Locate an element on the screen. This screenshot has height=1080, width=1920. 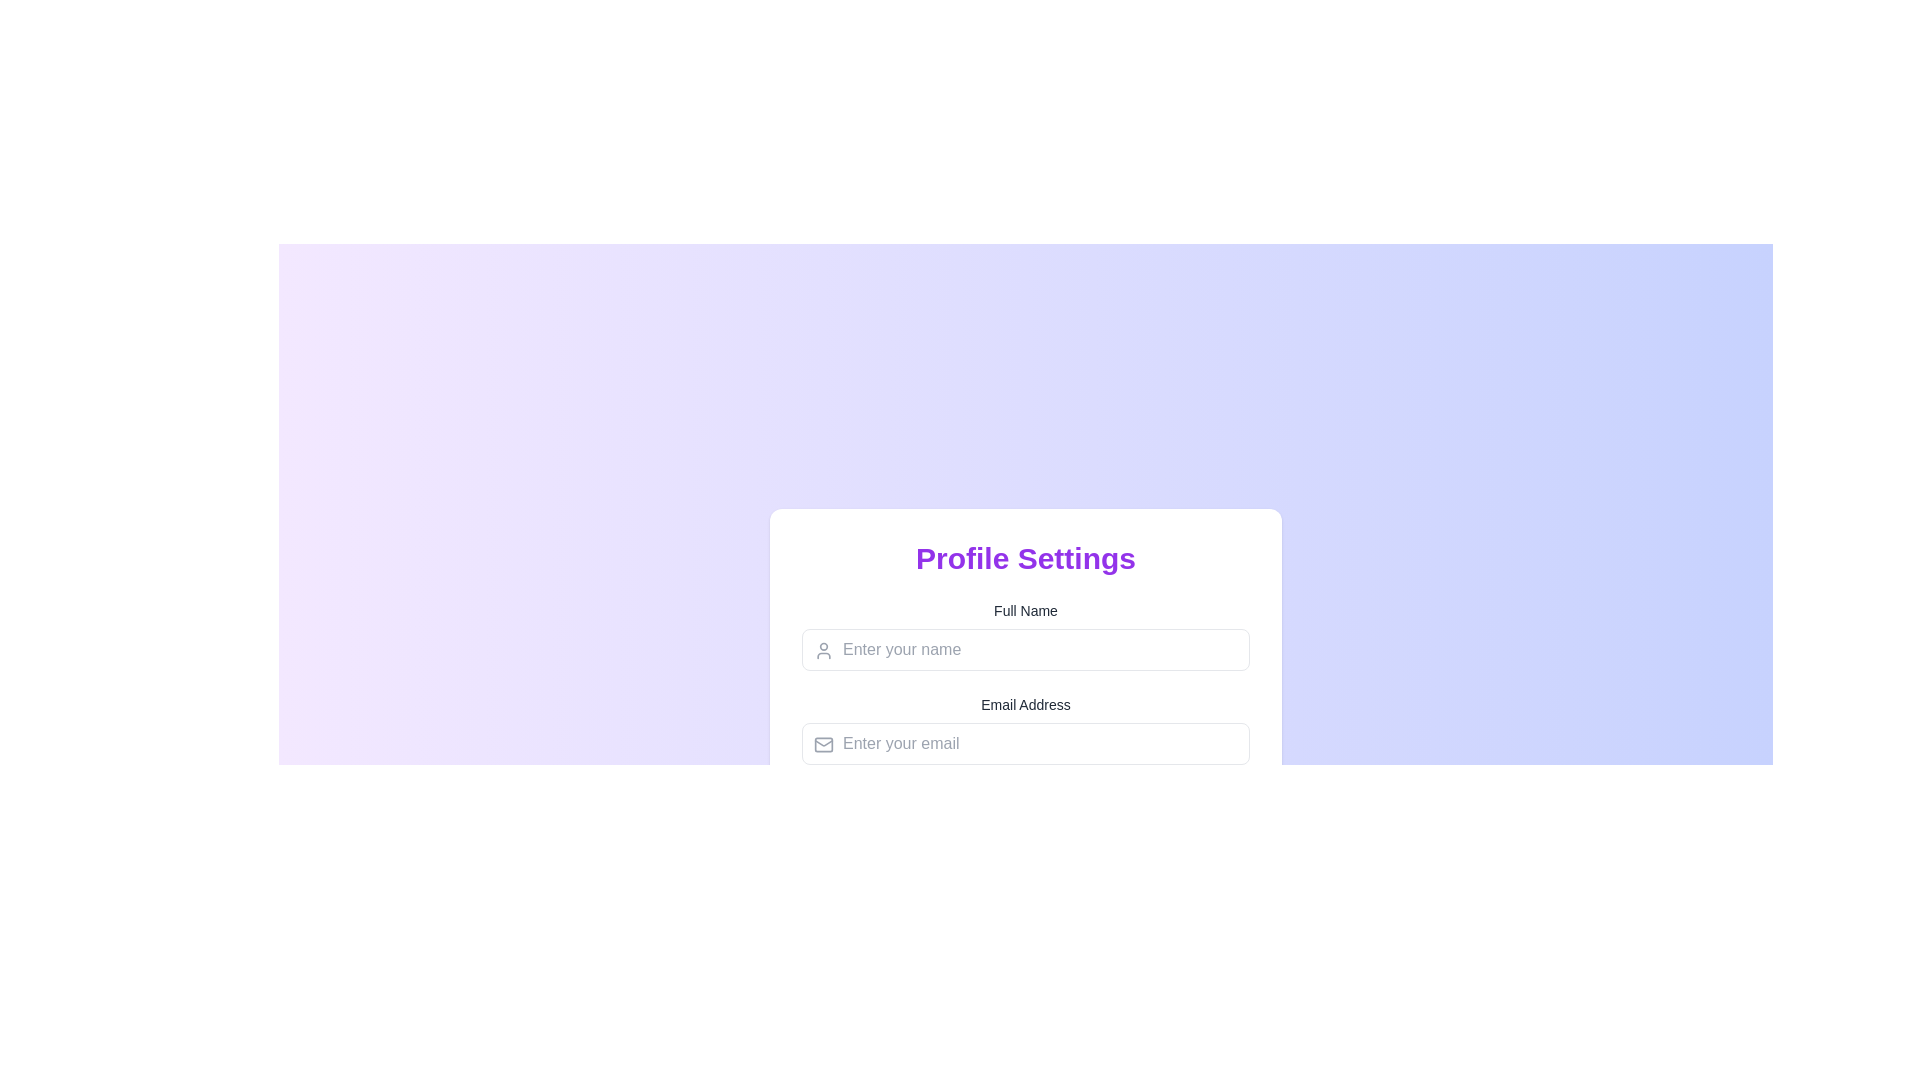
the text label reading 'Full Name' which is prominently styled above the input field for entering the full name is located at coordinates (1026, 609).